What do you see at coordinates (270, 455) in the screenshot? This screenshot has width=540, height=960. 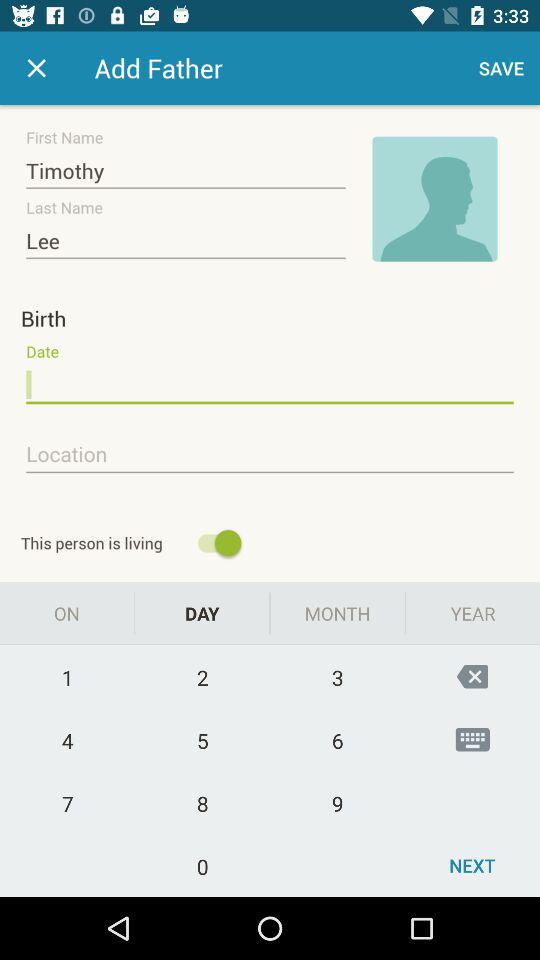 I see `type location` at bounding box center [270, 455].